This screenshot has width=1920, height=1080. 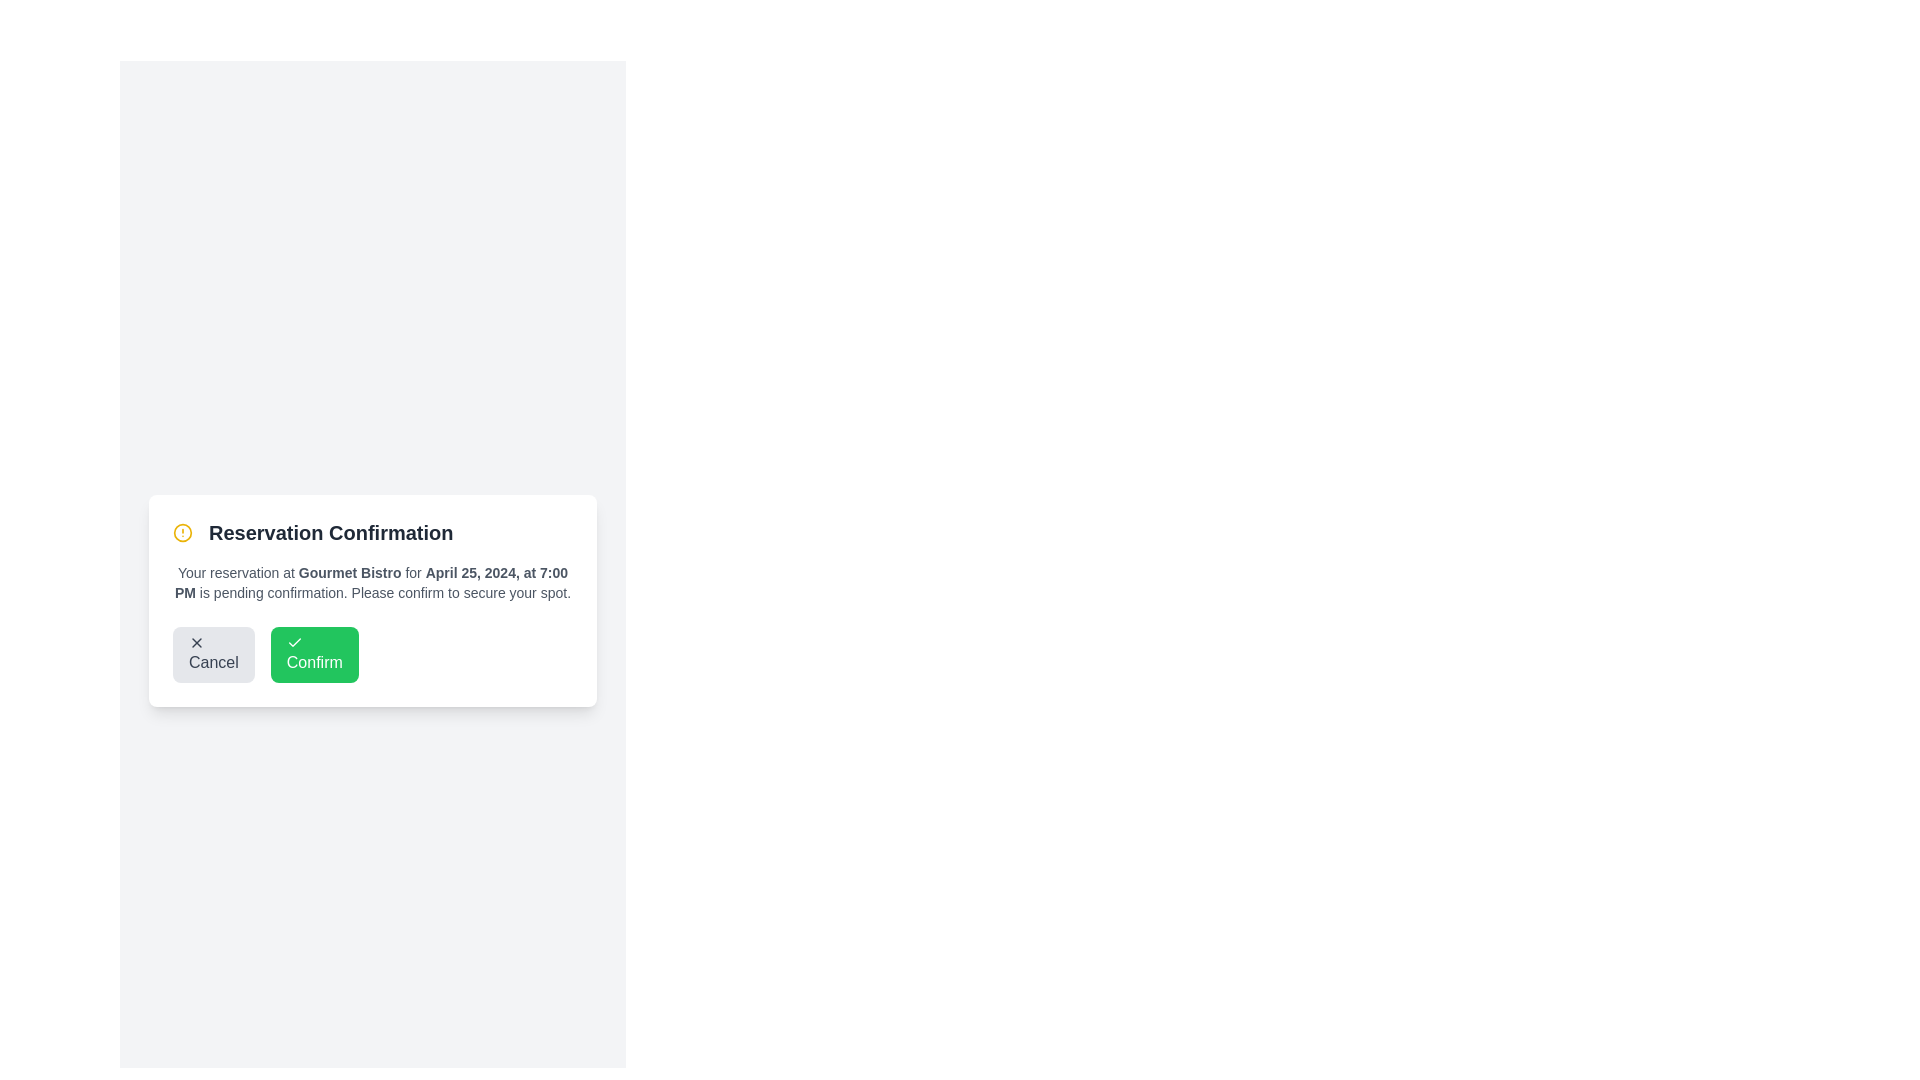 I want to click on the checkmark icon located within the 'Confirm' button, which visually reinforces the confirmation action, so click(x=293, y=643).